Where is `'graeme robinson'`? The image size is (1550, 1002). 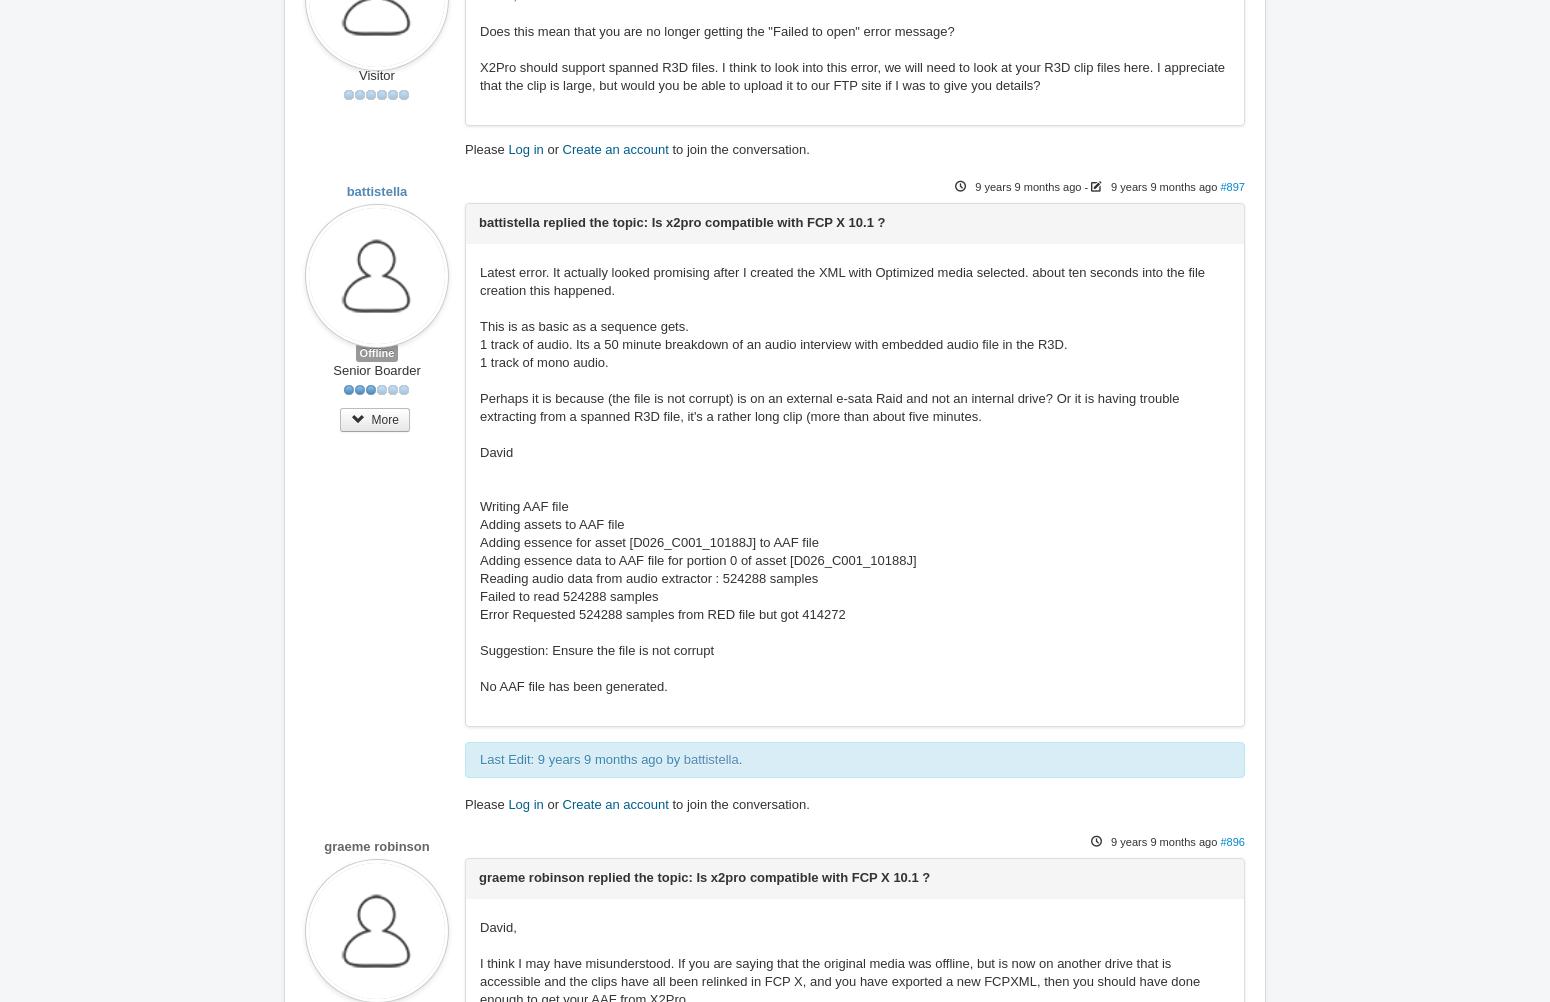
'graeme robinson' is located at coordinates (375, 846).